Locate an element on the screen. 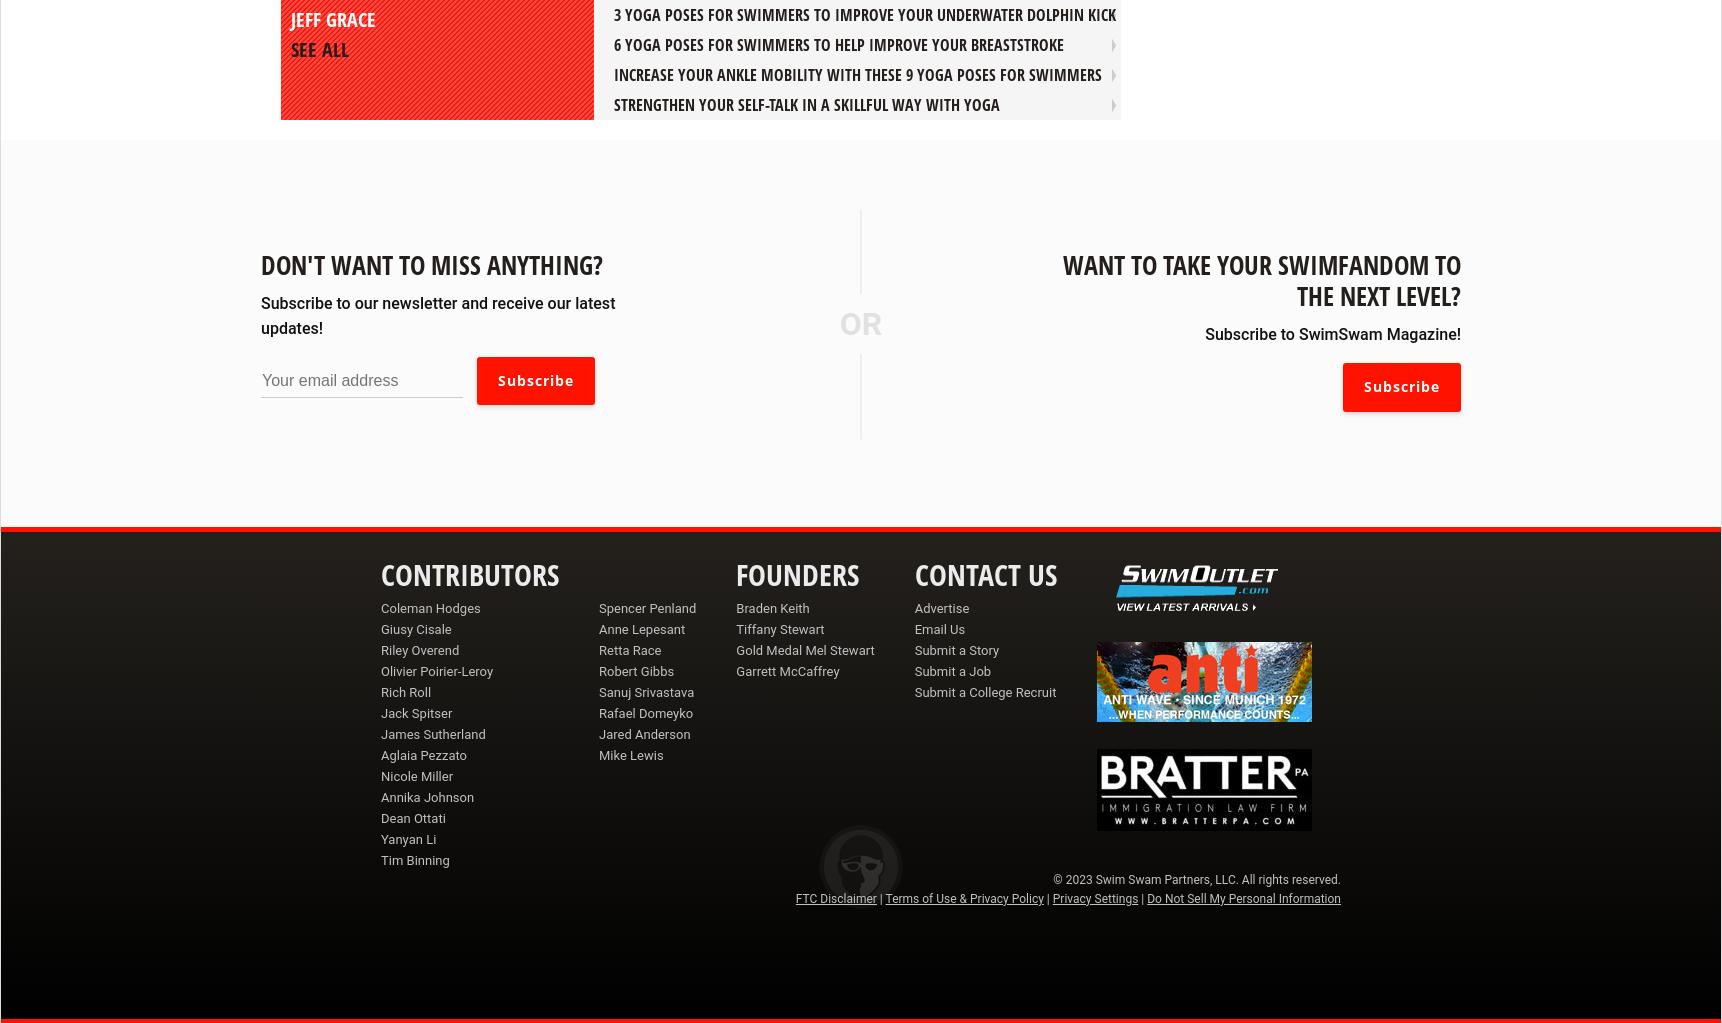 This screenshot has height=1023, width=1722. 'Yanyan Li' is located at coordinates (408, 837).